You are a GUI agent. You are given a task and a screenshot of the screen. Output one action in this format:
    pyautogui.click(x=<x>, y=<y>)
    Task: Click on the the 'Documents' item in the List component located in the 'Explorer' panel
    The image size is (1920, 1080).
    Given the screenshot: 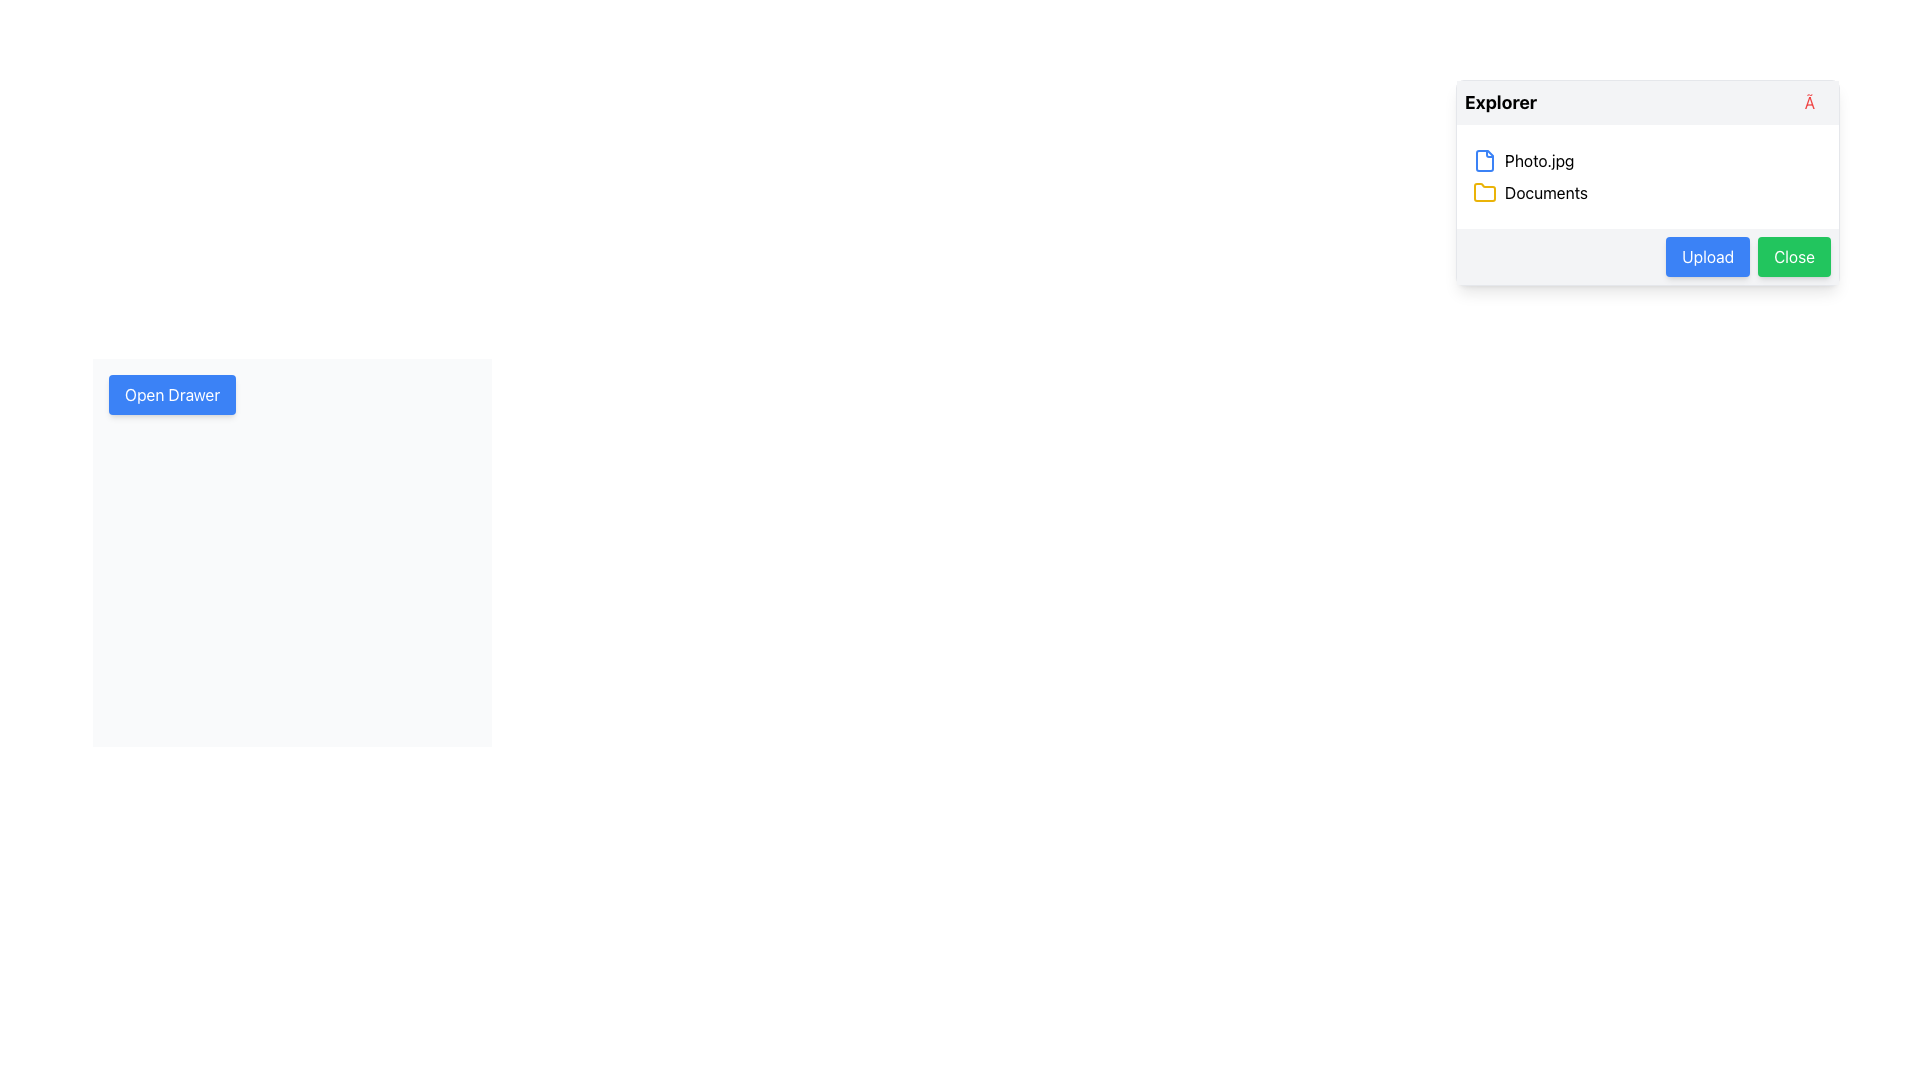 What is the action you would take?
    pyautogui.click(x=1647, y=176)
    